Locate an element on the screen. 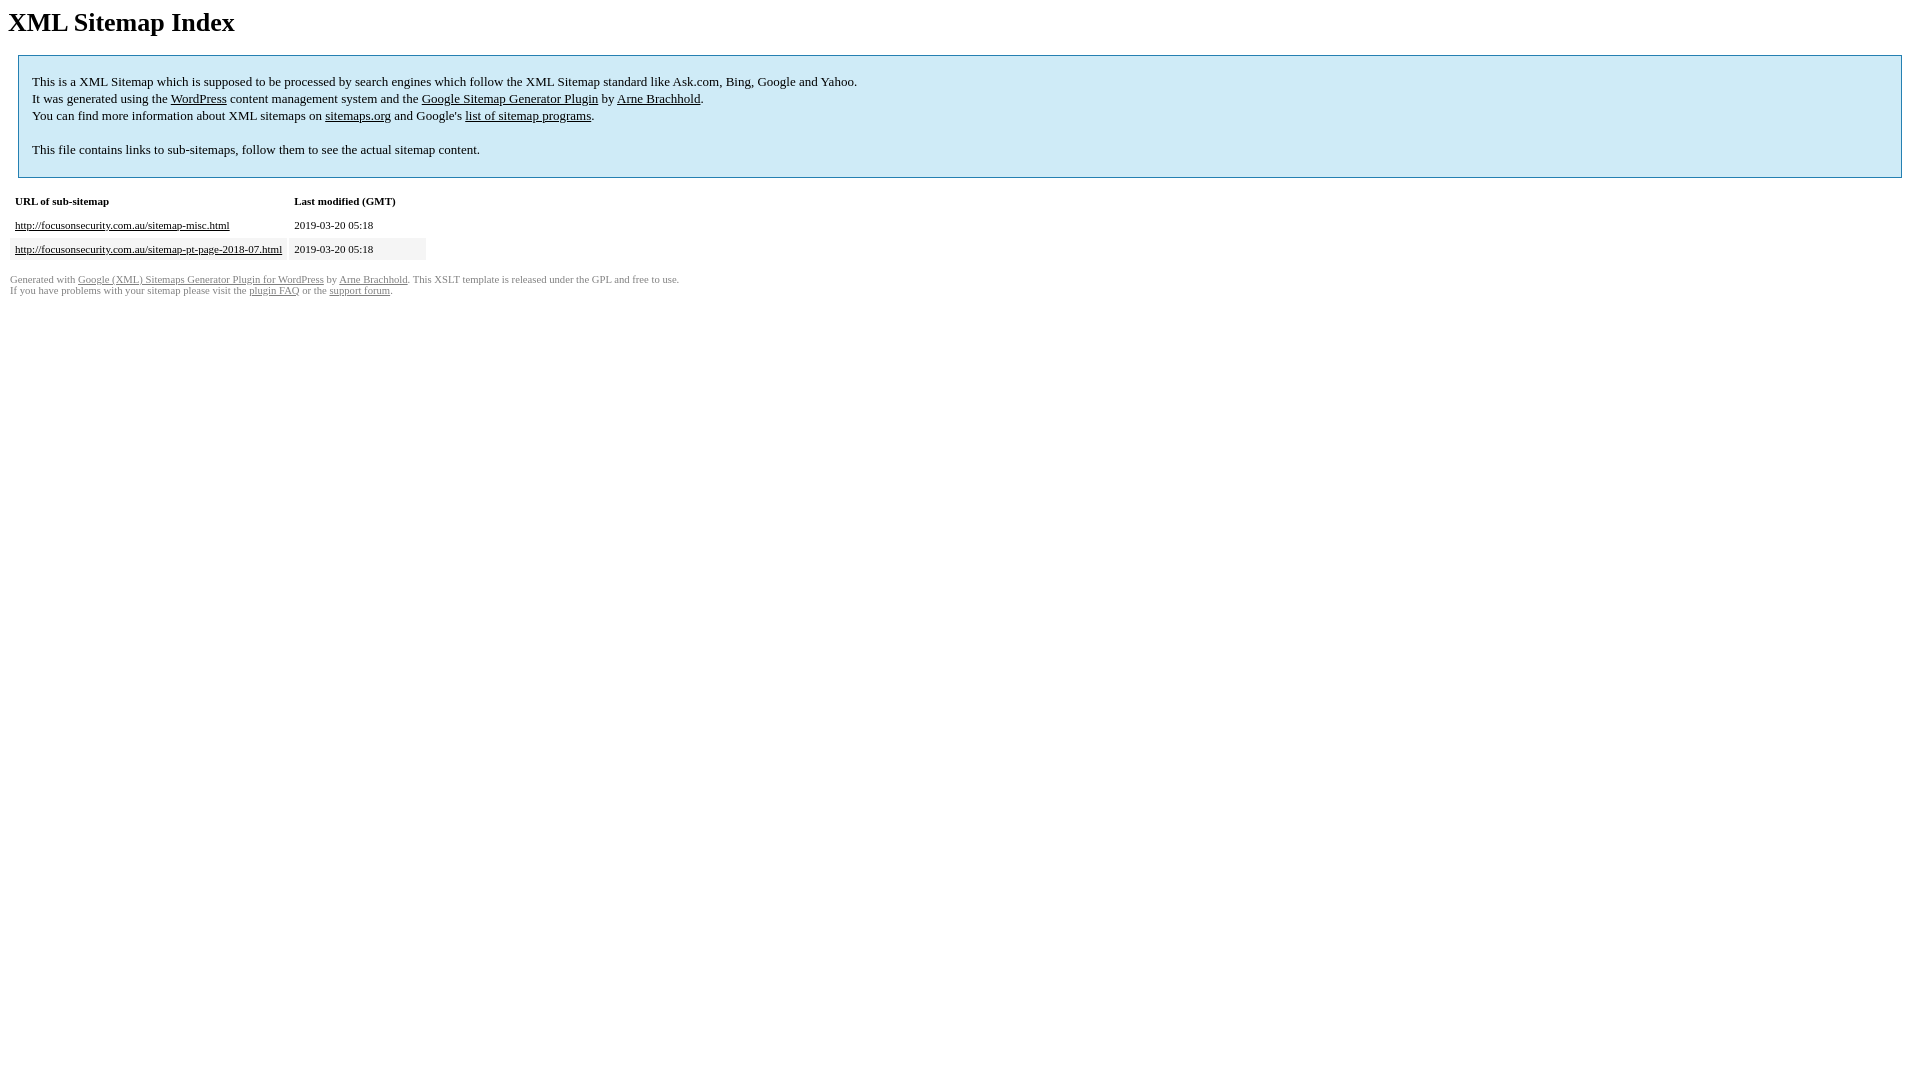 The height and width of the screenshot is (1080, 1920). 'Arne Brachhold' is located at coordinates (658, 98).